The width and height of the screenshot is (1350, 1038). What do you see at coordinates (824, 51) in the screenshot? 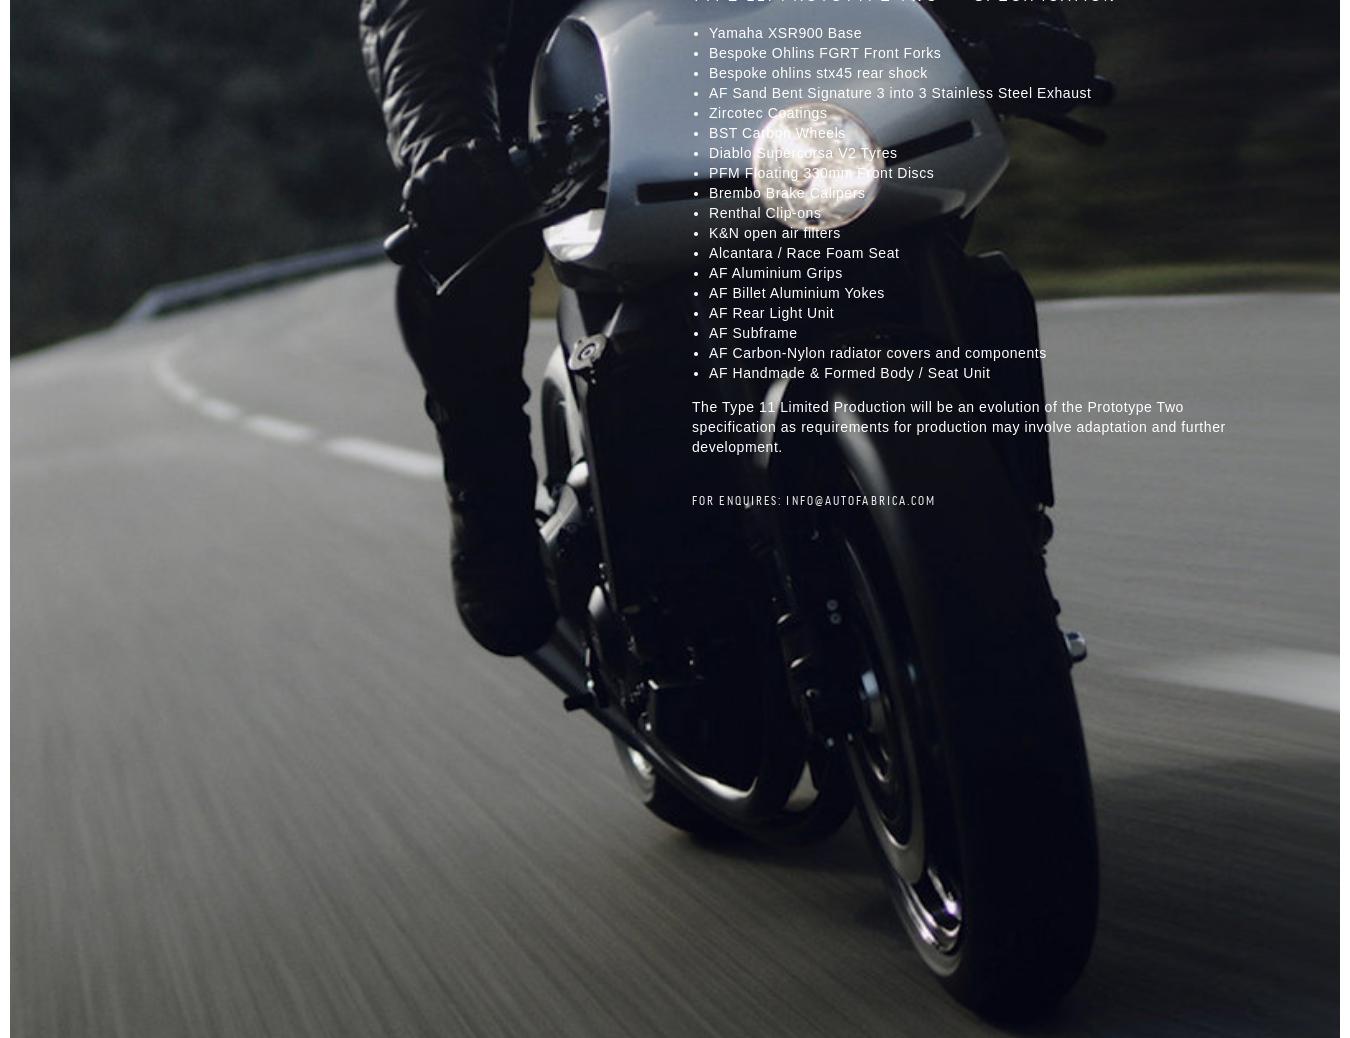
I see `'Bespoke Ohlins FGRT Front Forks'` at bounding box center [824, 51].